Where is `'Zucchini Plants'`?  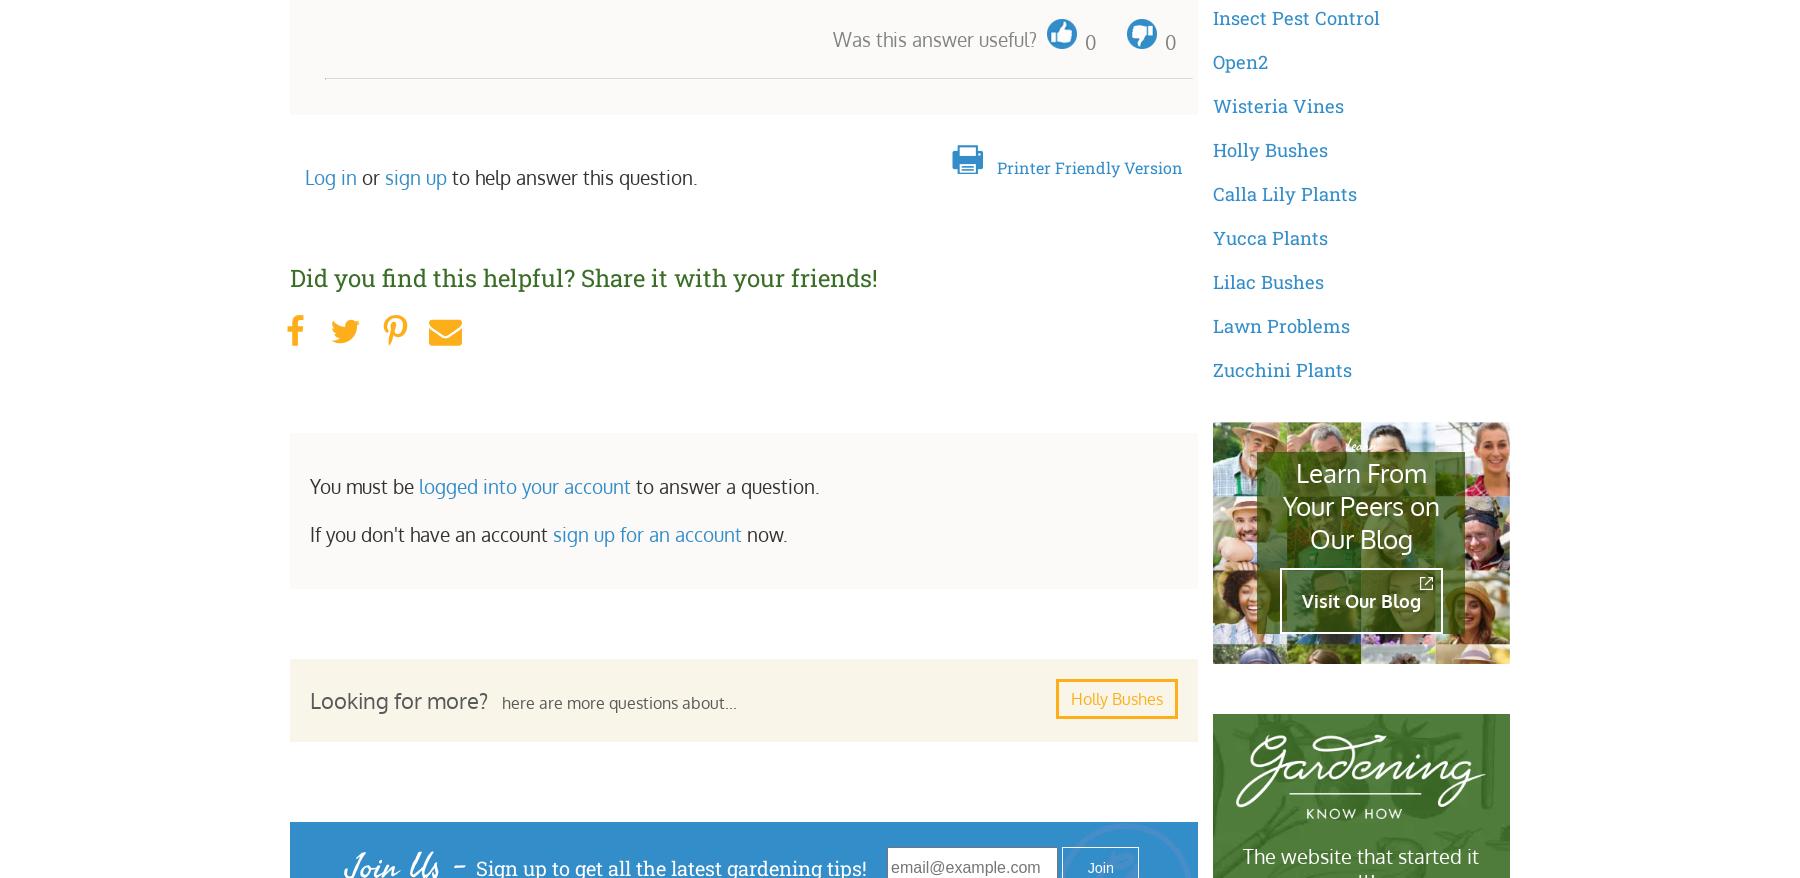 'Zucchini Plants' is located at coordinates (1210, 368).